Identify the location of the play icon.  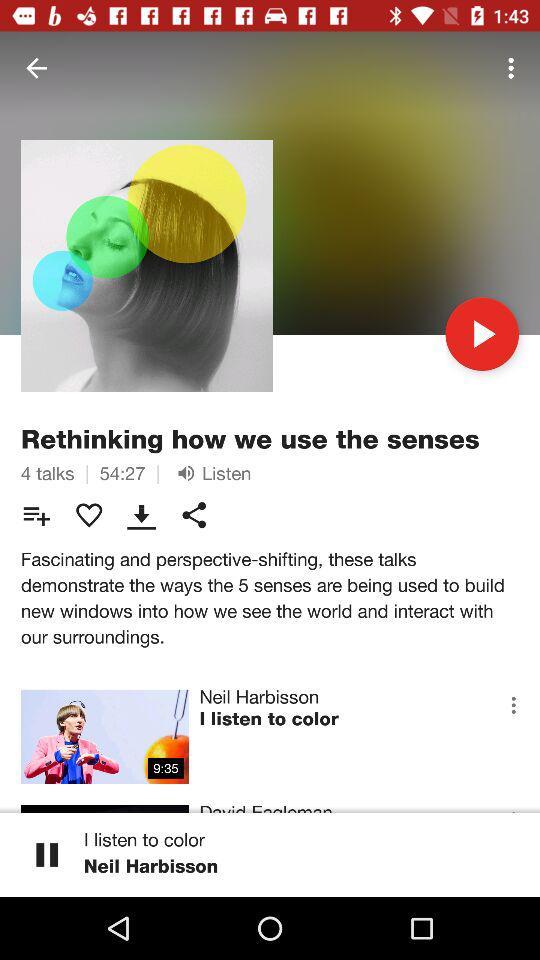
(481, 334).